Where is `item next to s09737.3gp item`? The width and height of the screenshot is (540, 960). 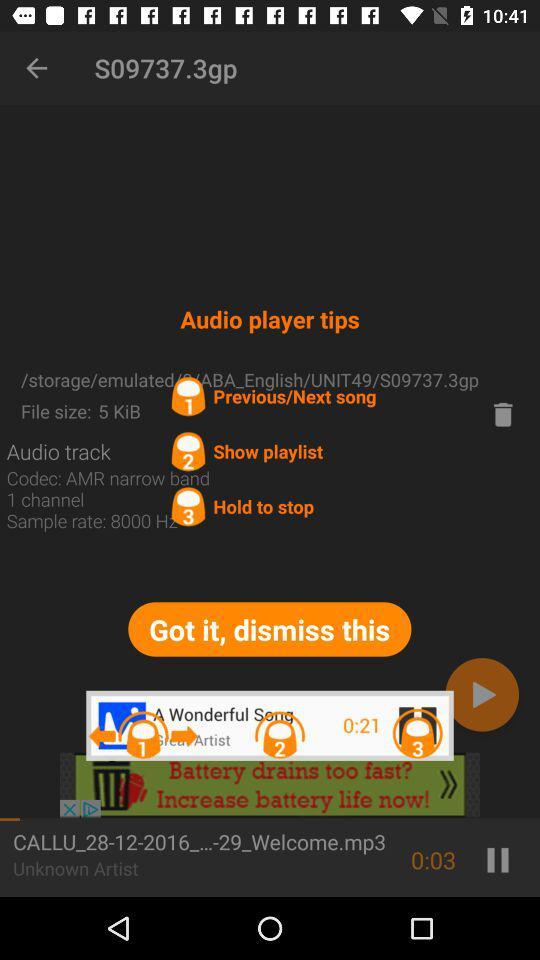
item next to s09737.3gp item is located at coordinates (36, 68).